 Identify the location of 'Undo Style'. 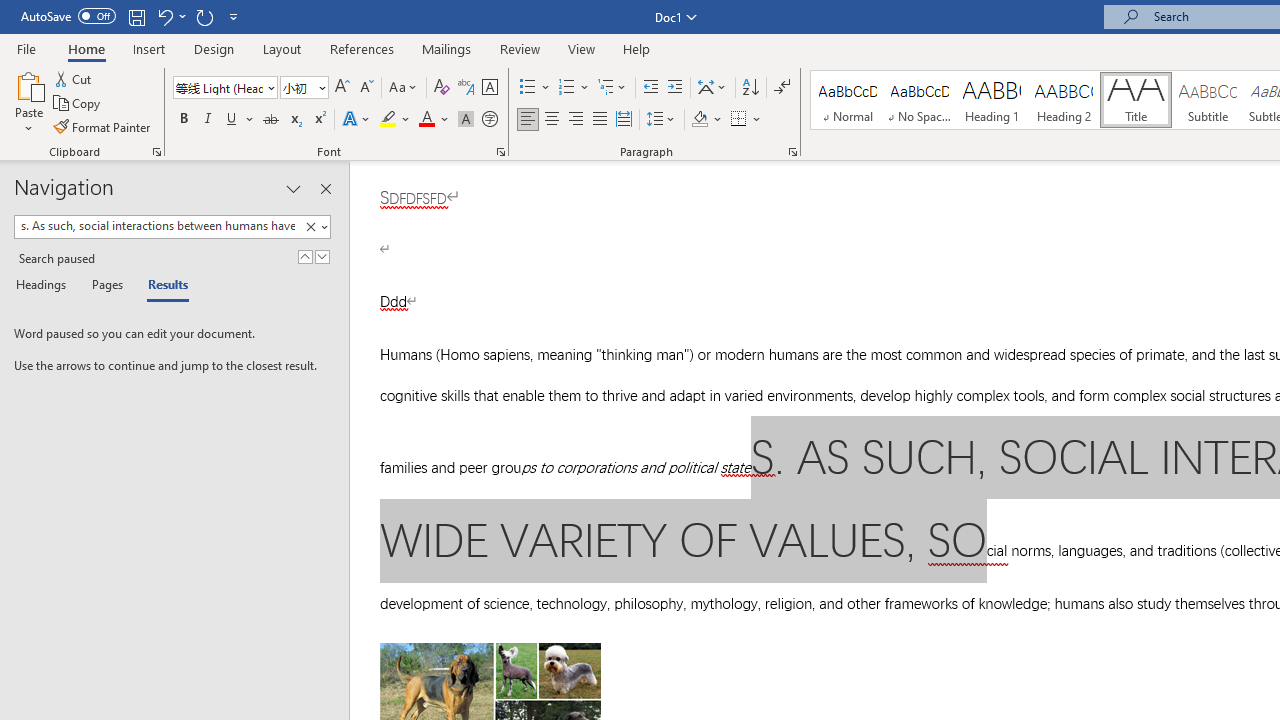
(170, 16).